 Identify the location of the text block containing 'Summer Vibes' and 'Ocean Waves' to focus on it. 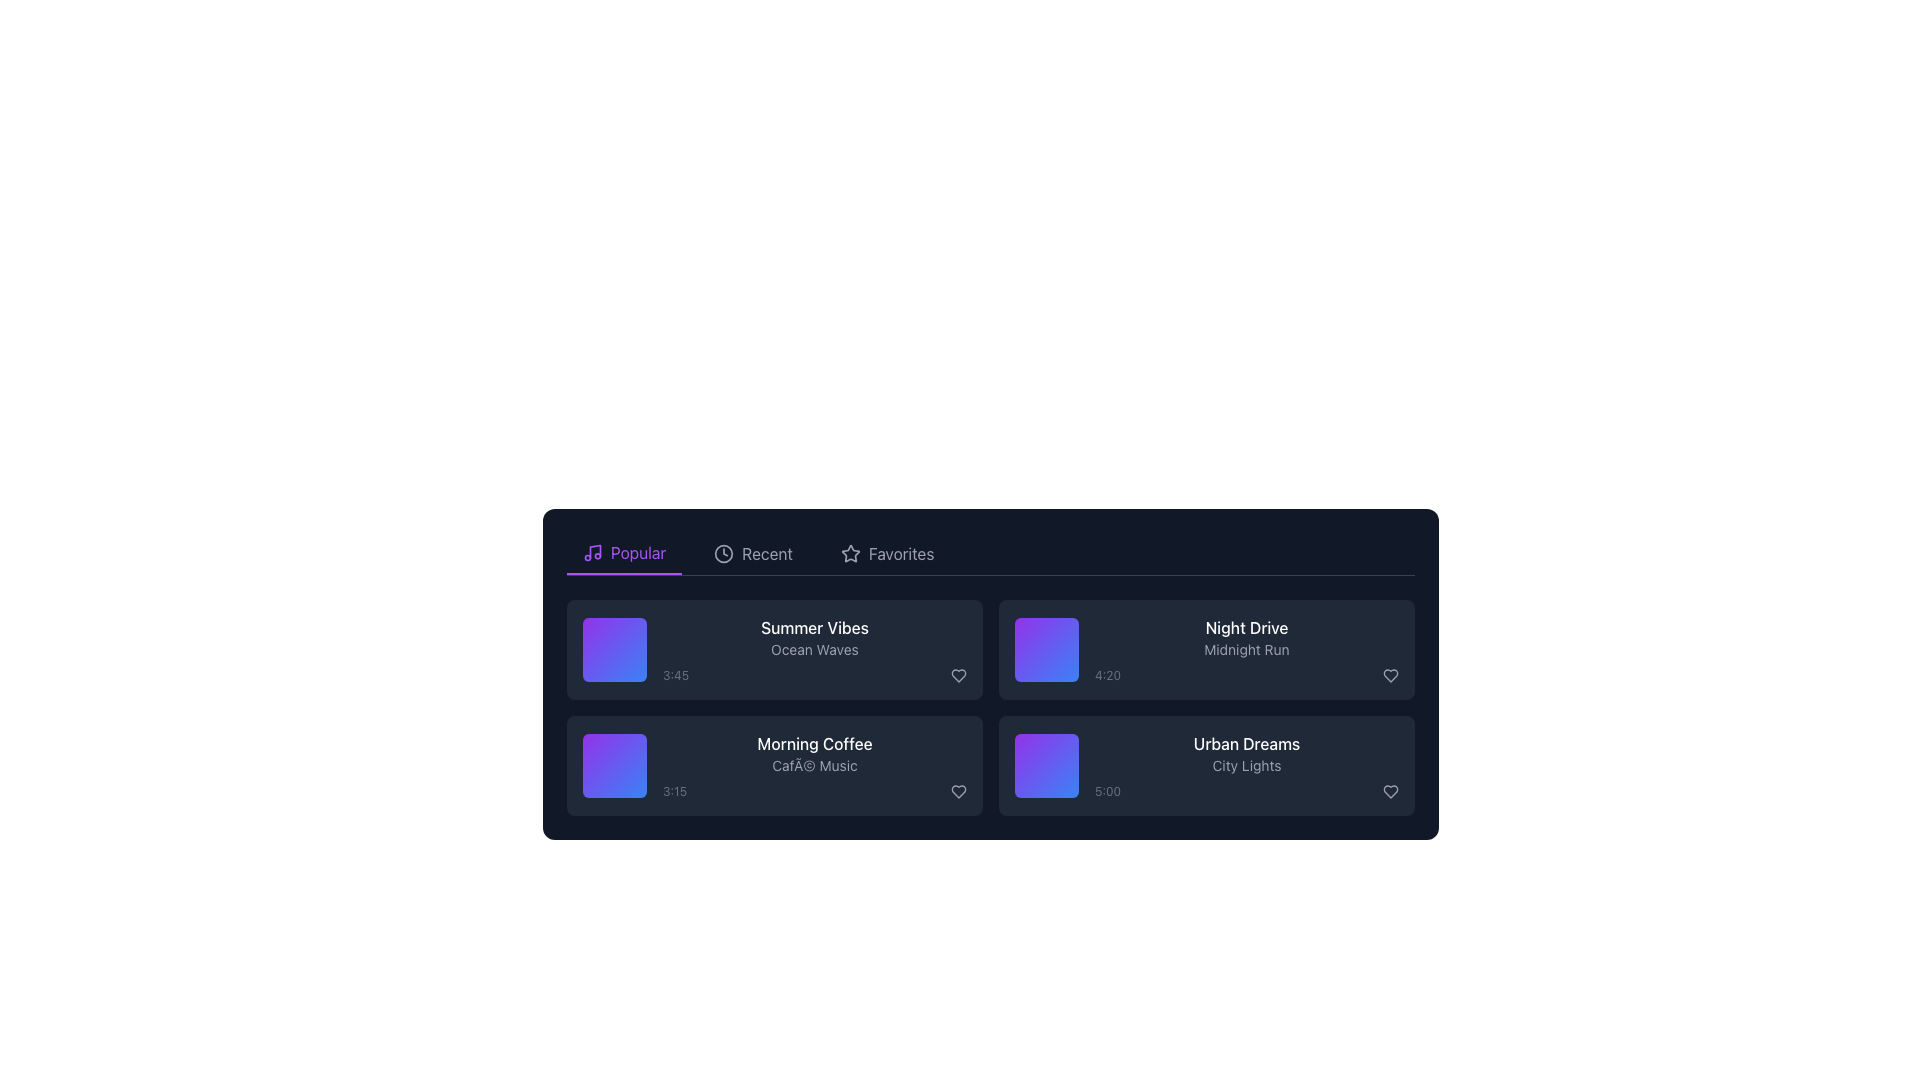
(815, 650).